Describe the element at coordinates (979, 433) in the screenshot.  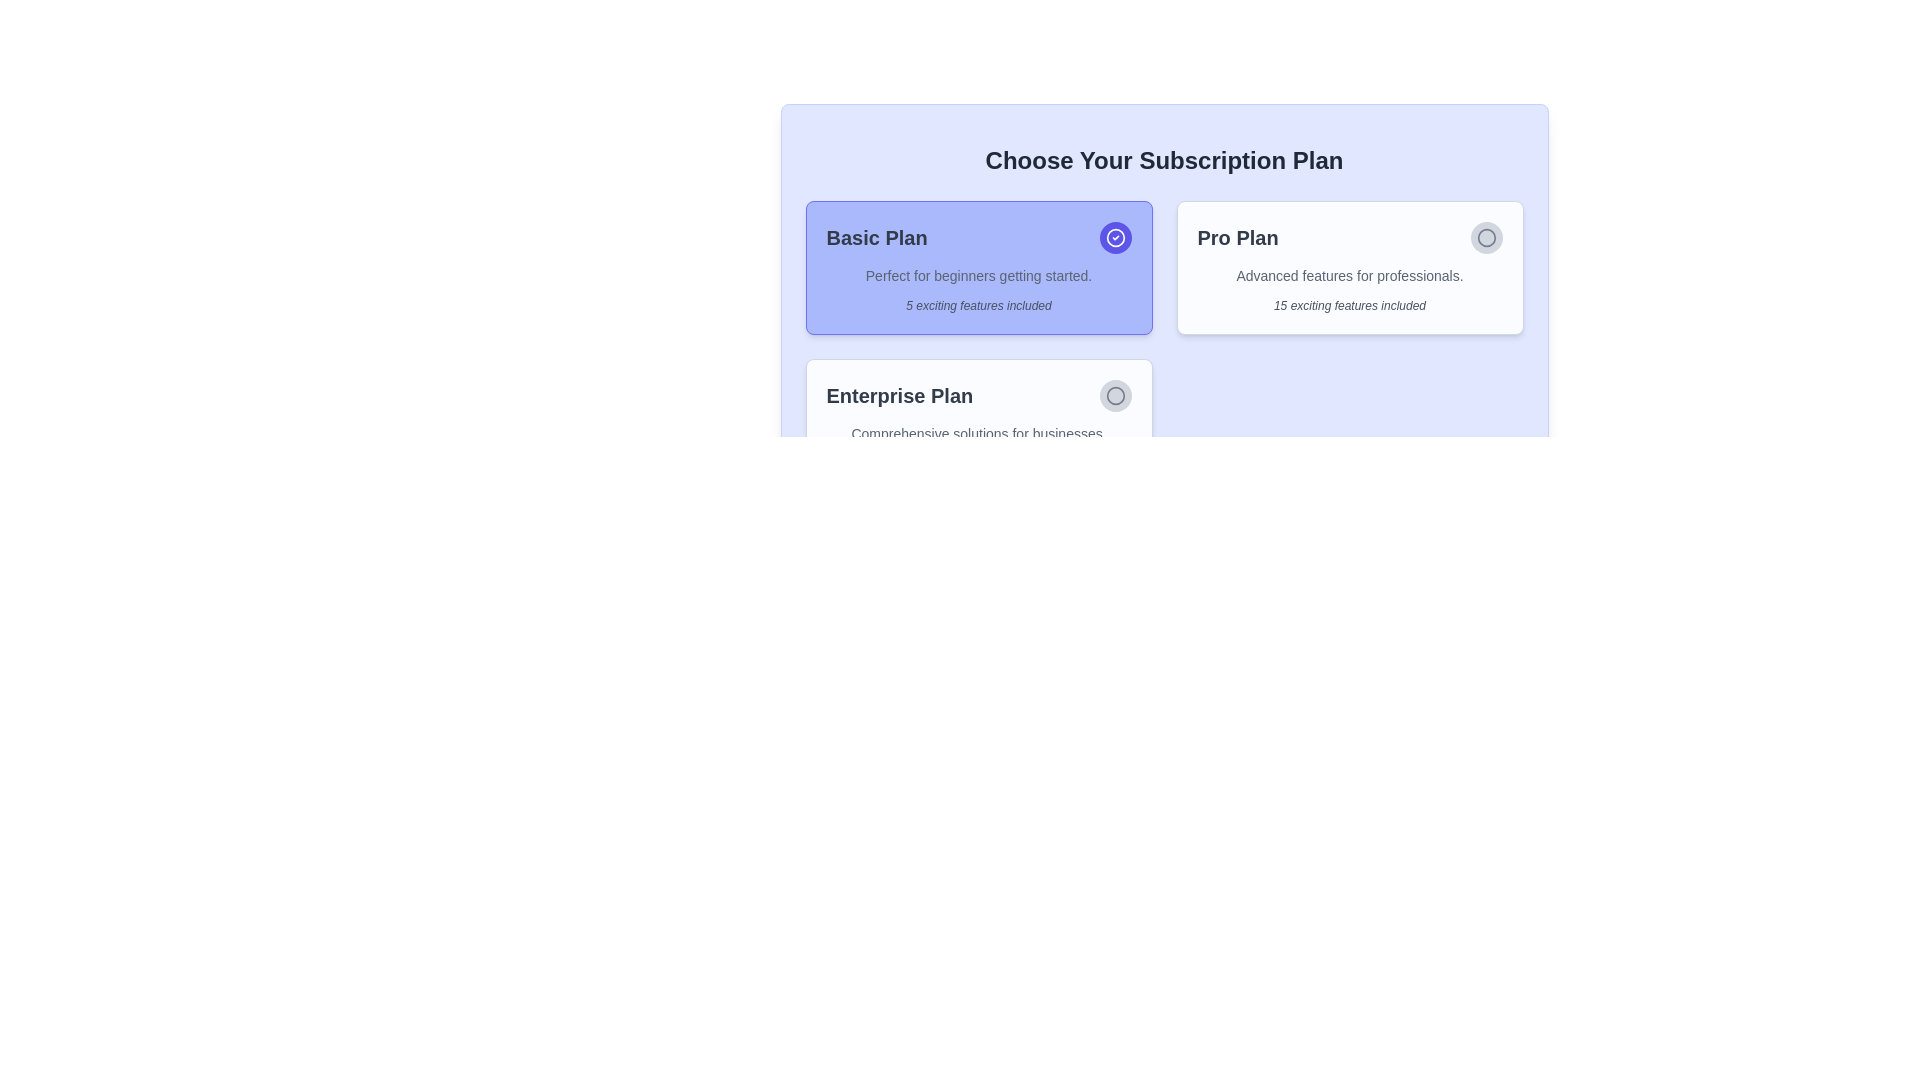
I see `the descriptive text label for the 'Enterprise Plan', which is located within its card, positioned below the heading and above the italicized text` at that location.